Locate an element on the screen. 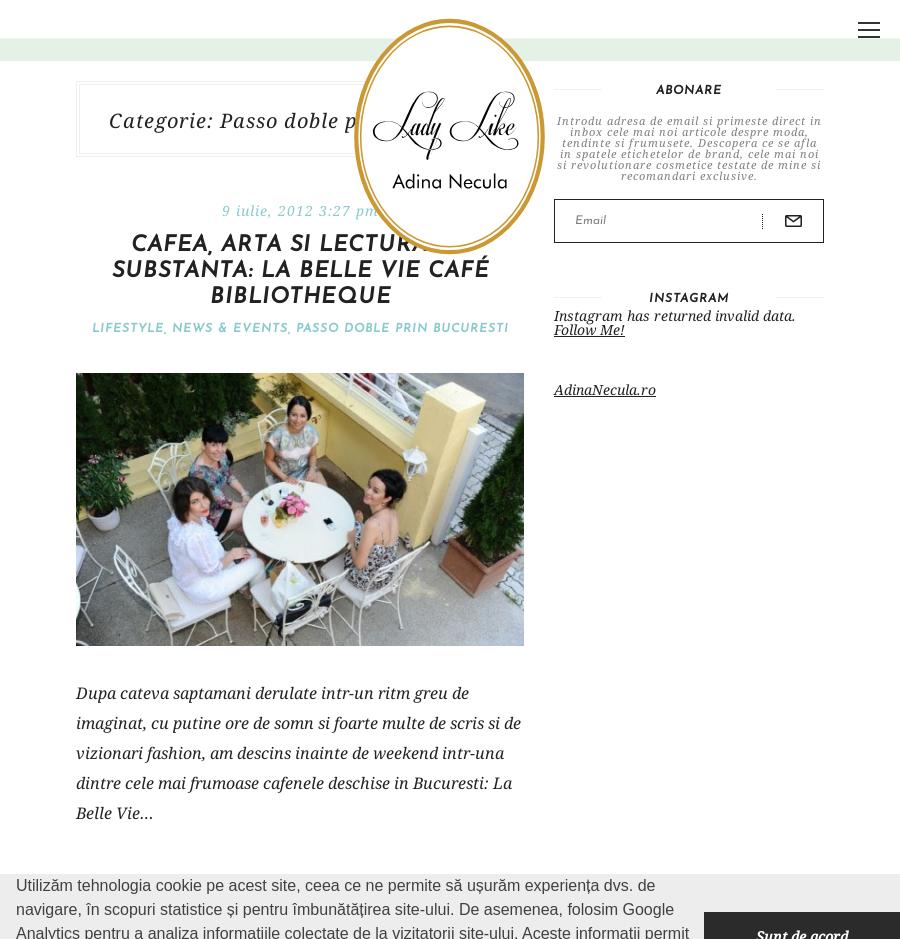 The width and height of the screenshot is (900, 939). 'News & Events' is located at coordinates (171, 328).